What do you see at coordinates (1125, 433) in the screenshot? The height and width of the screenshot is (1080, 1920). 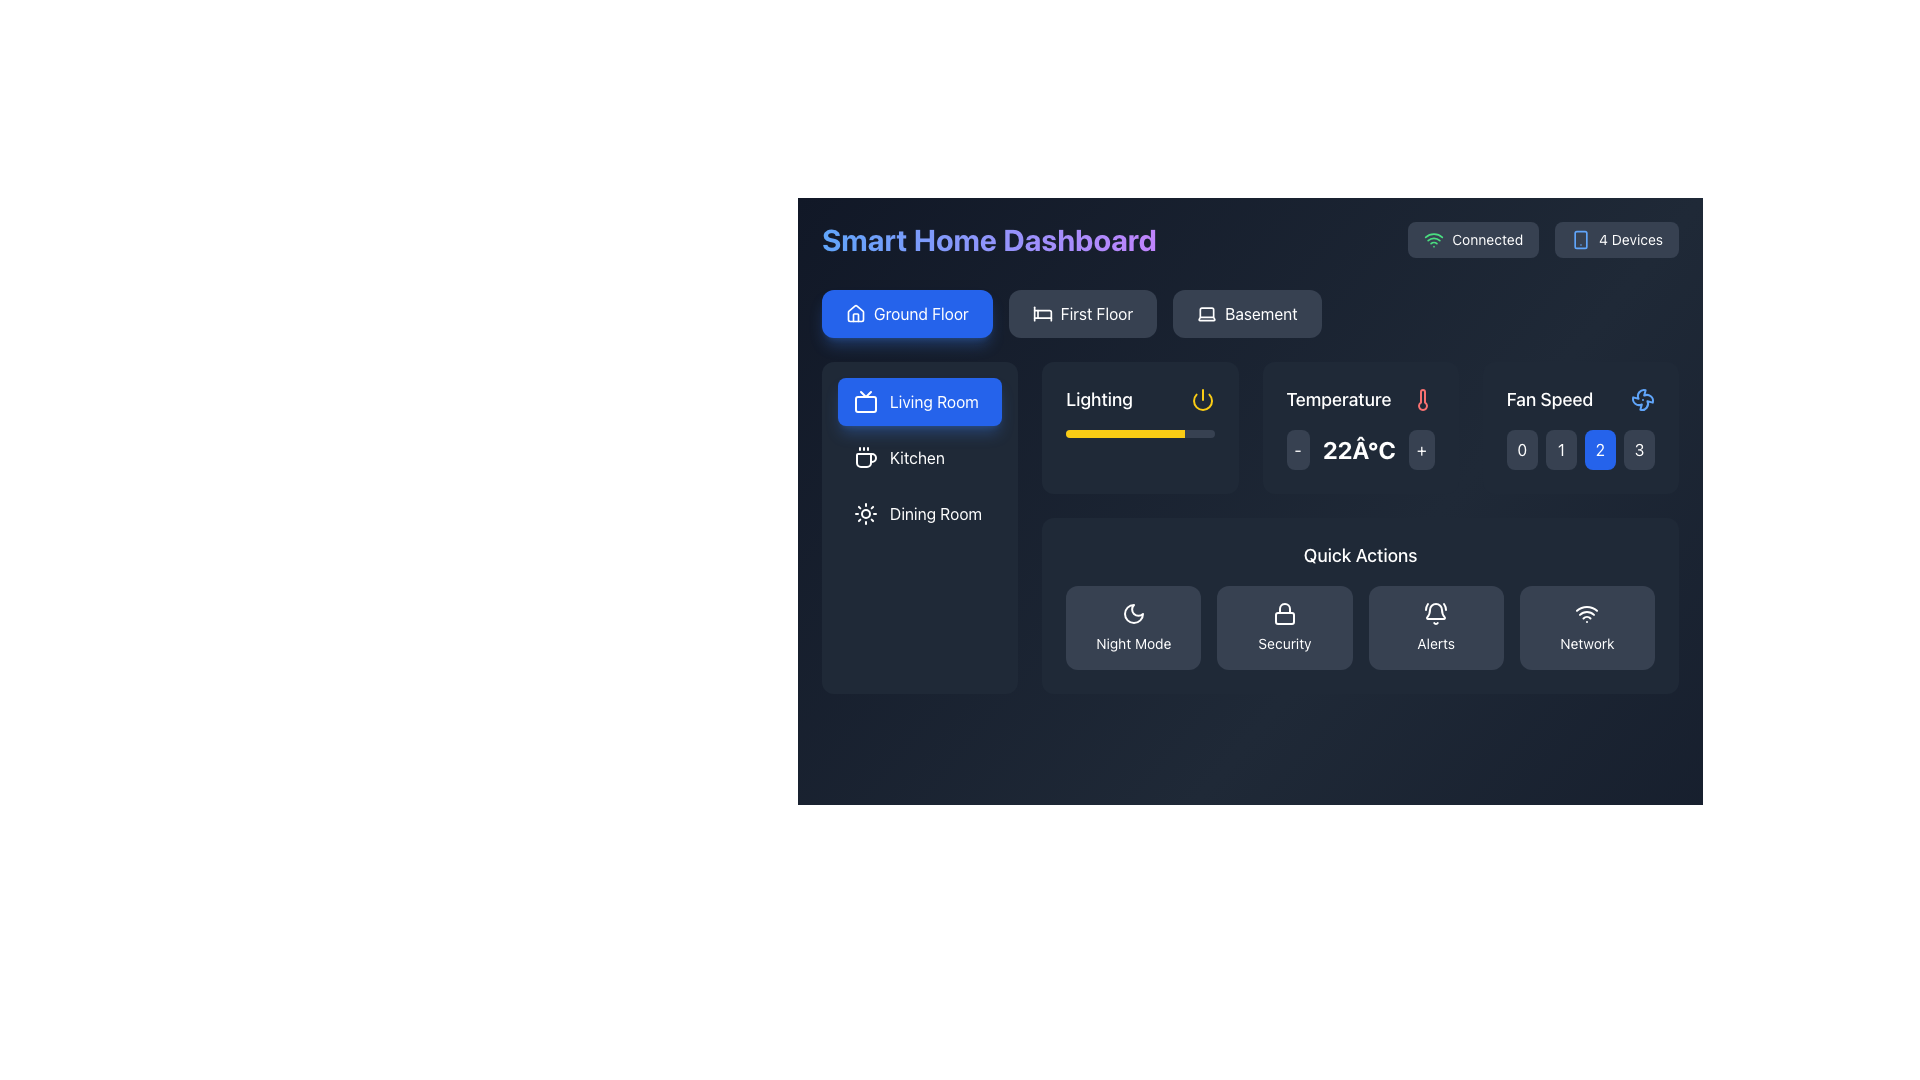 I see `the Progress bar segment that visually indicates the current lighting intensity, located within the 'Lighting' area of the interface` at bounding box center [1125, 433].